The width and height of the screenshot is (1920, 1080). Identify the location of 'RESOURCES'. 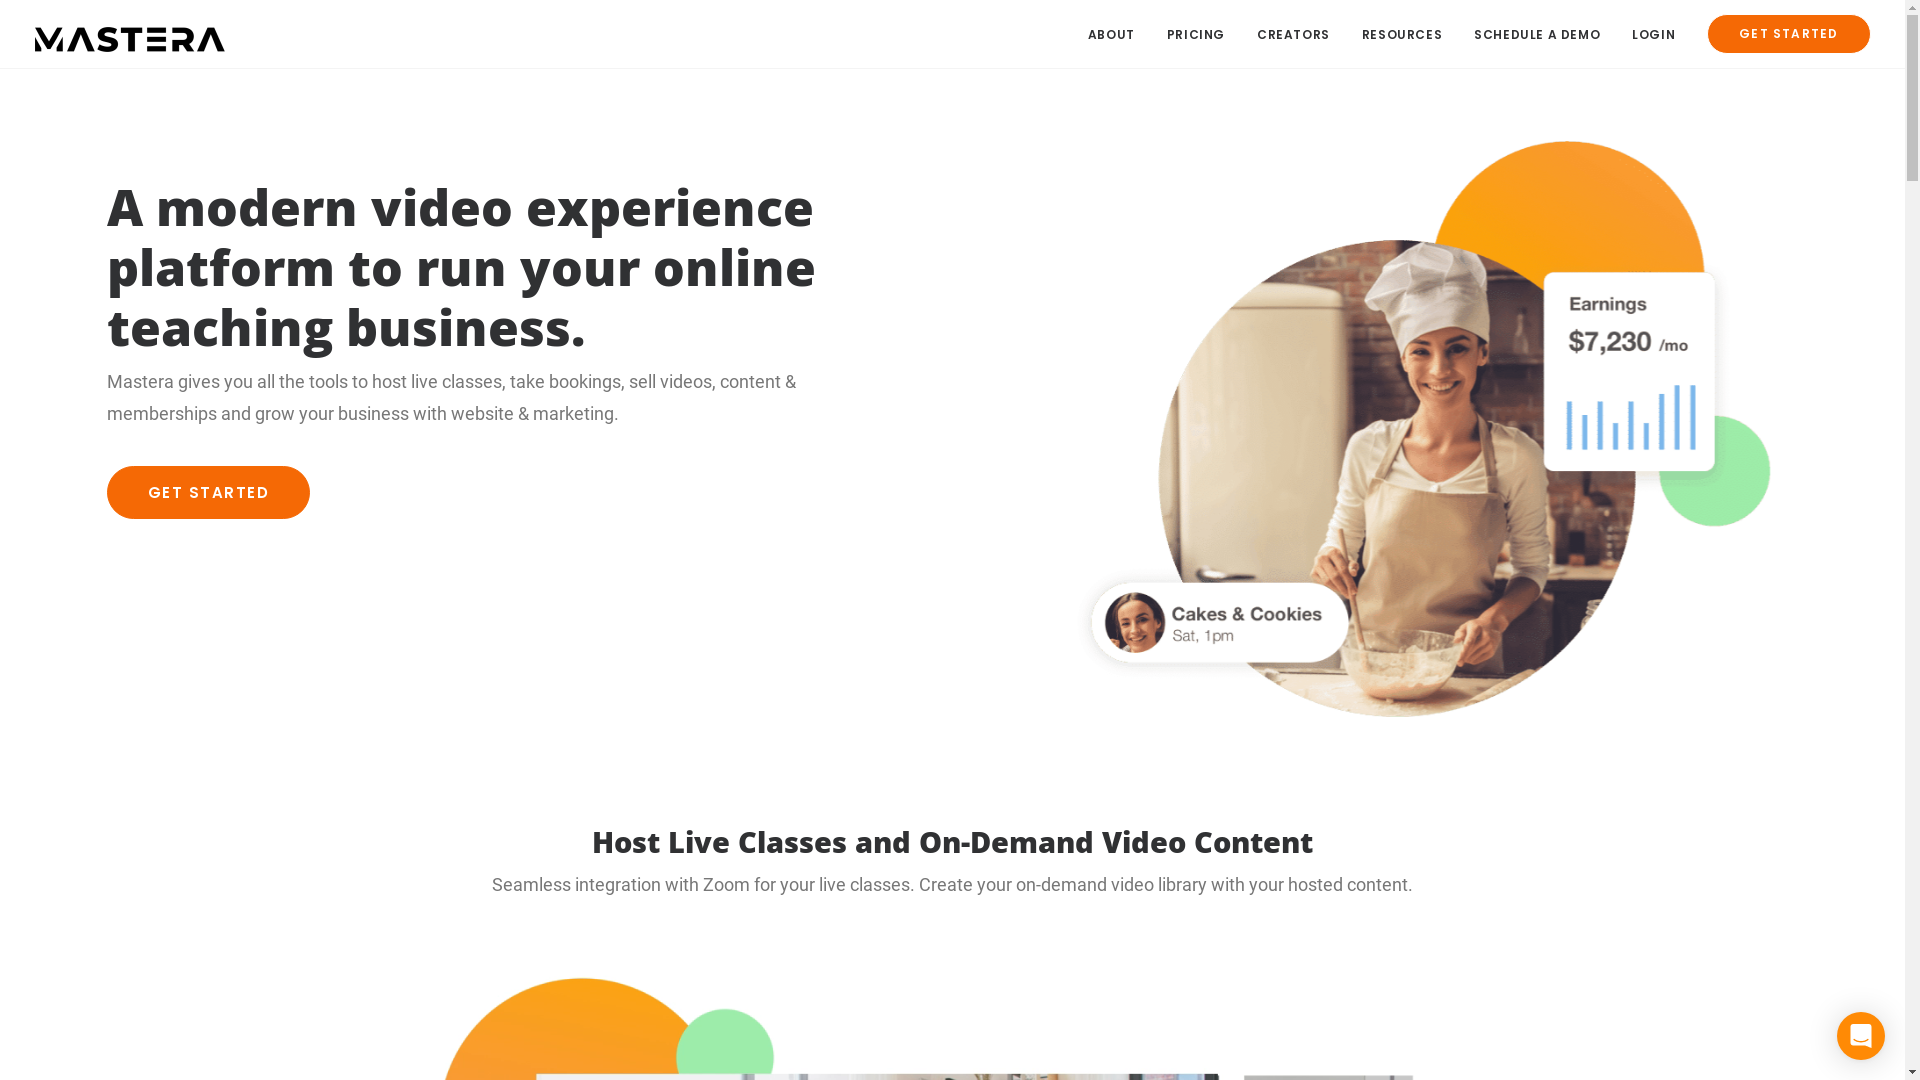
(1400, 34).